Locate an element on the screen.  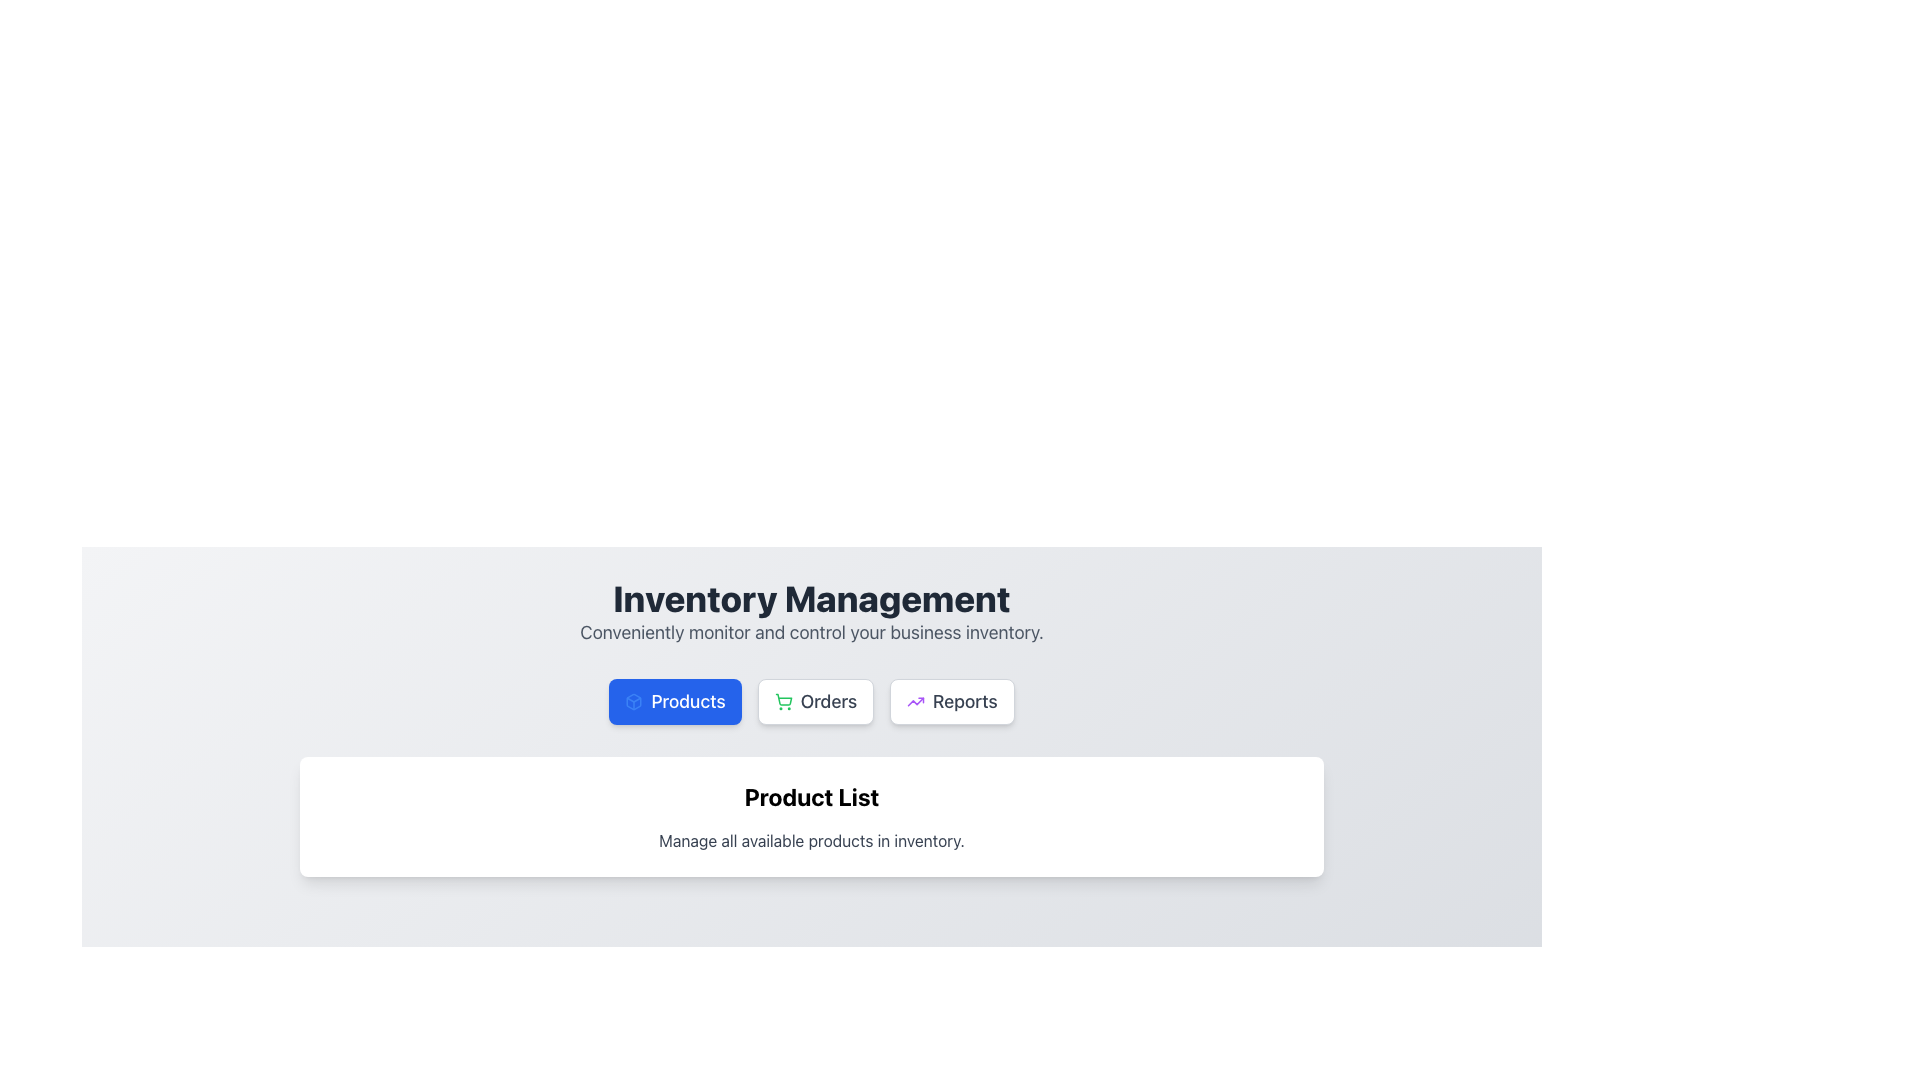
the 'Products' button, a rectangular button with rounded corners, bold blue background, white text, and a box icon on the left is located at coordinates (675, 701).